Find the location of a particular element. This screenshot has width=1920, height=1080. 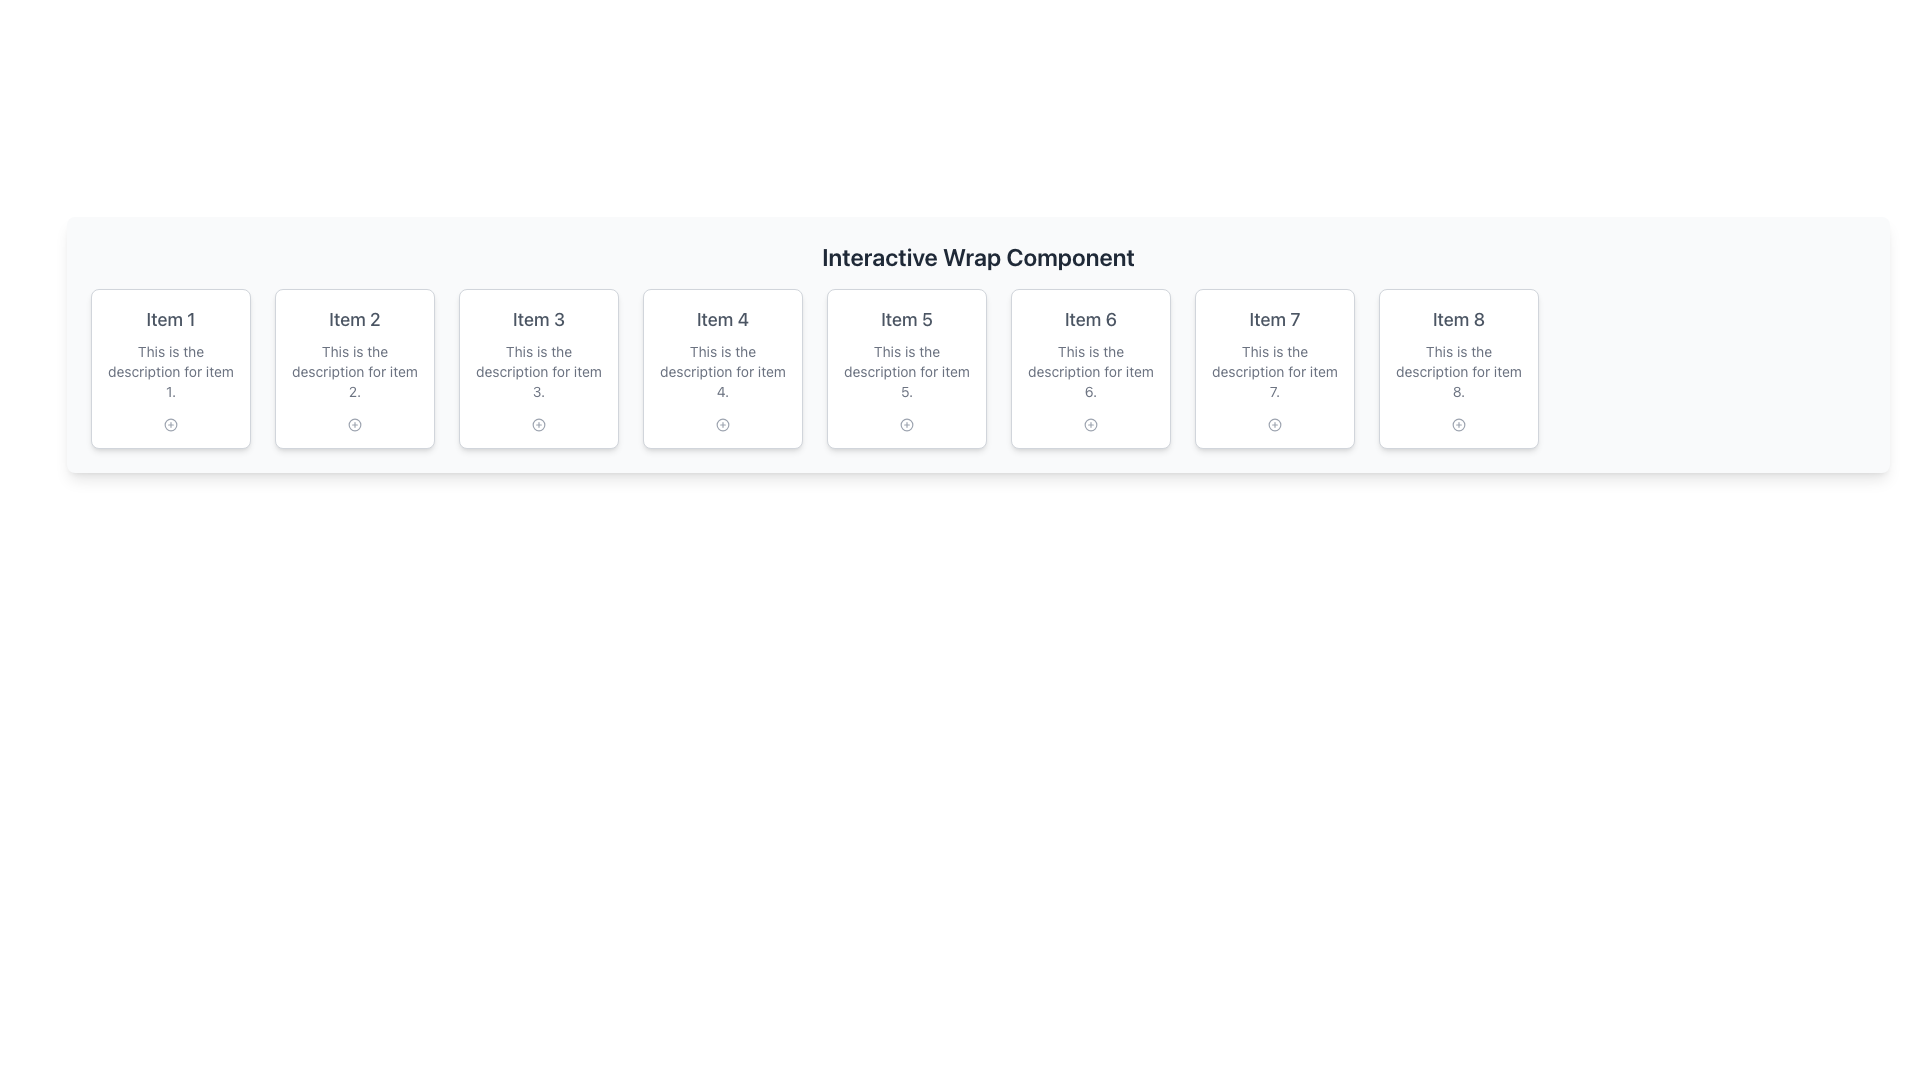

text label titled 'Item 2' located at the top-center of the second card in a horizontal lineup is located at coordinates (355, 319).